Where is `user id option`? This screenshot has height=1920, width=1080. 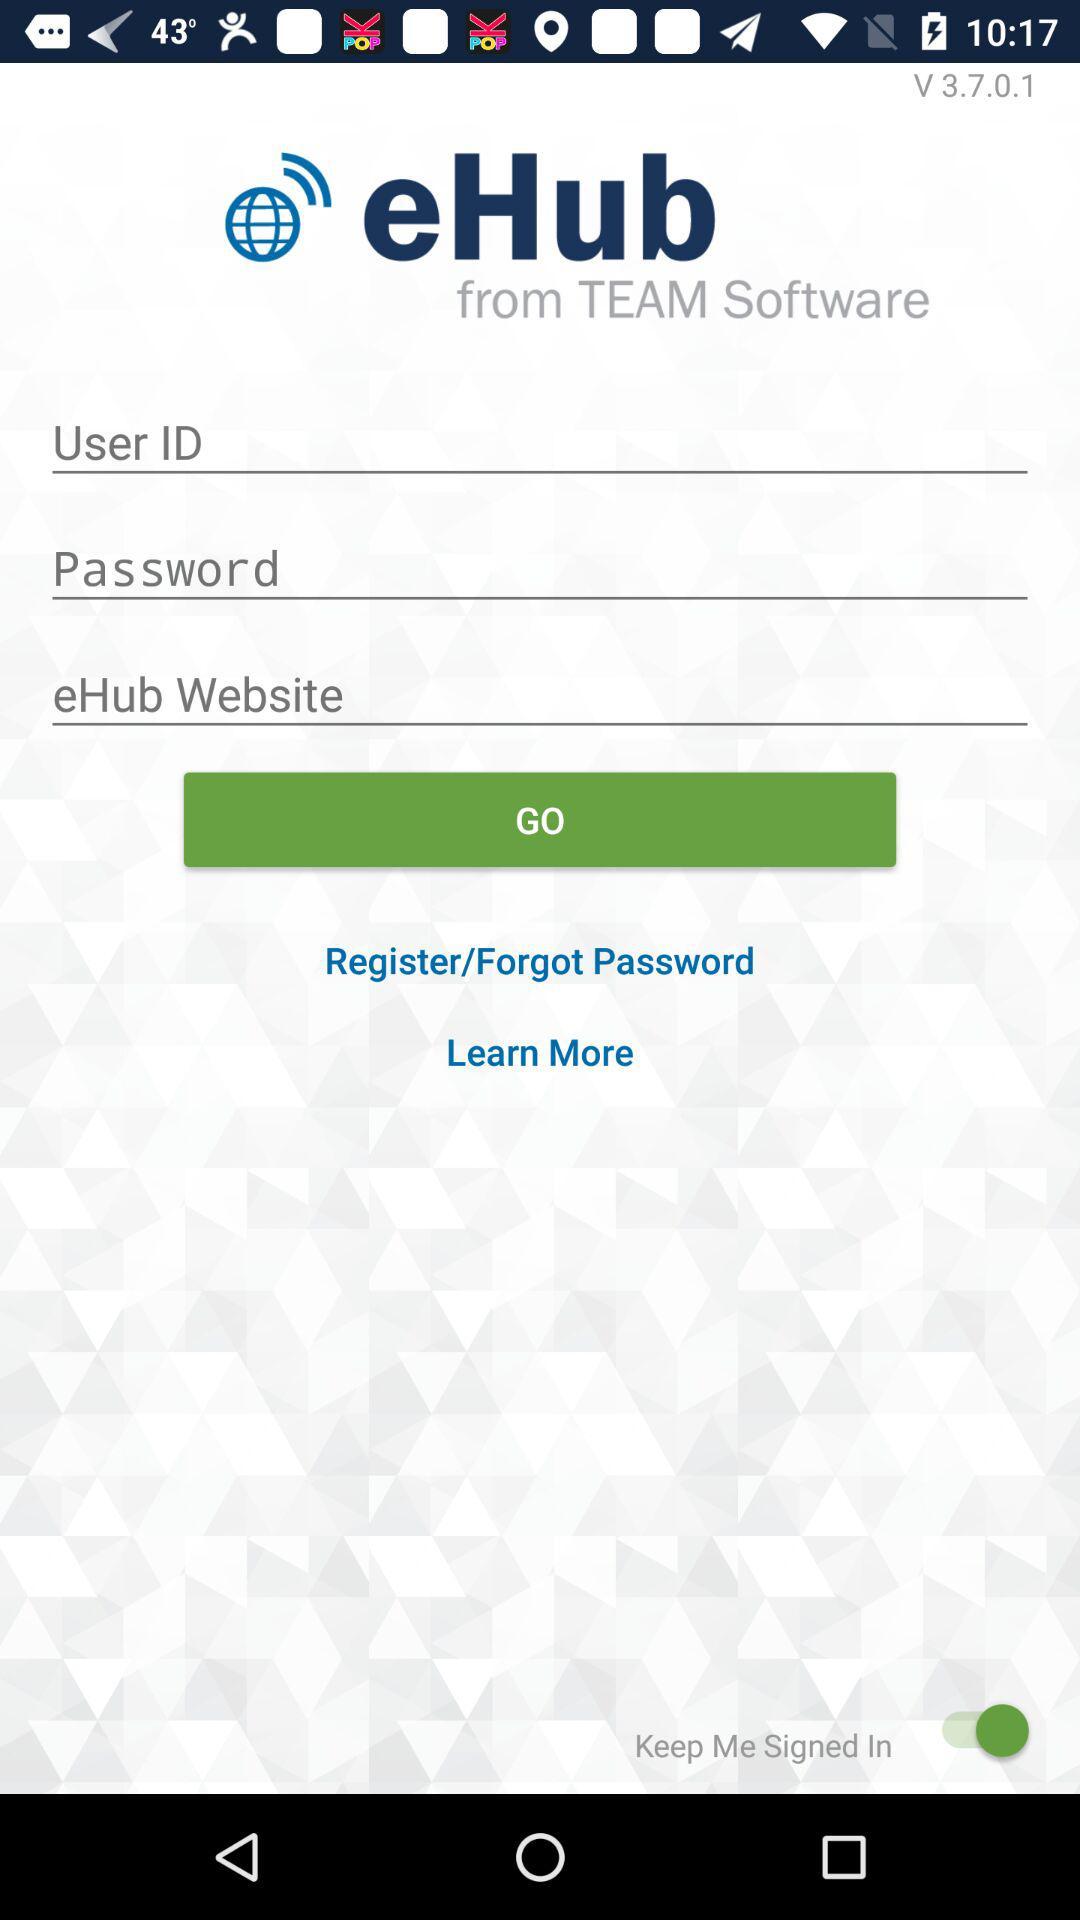
user id option is located at coordinates (540, 430).